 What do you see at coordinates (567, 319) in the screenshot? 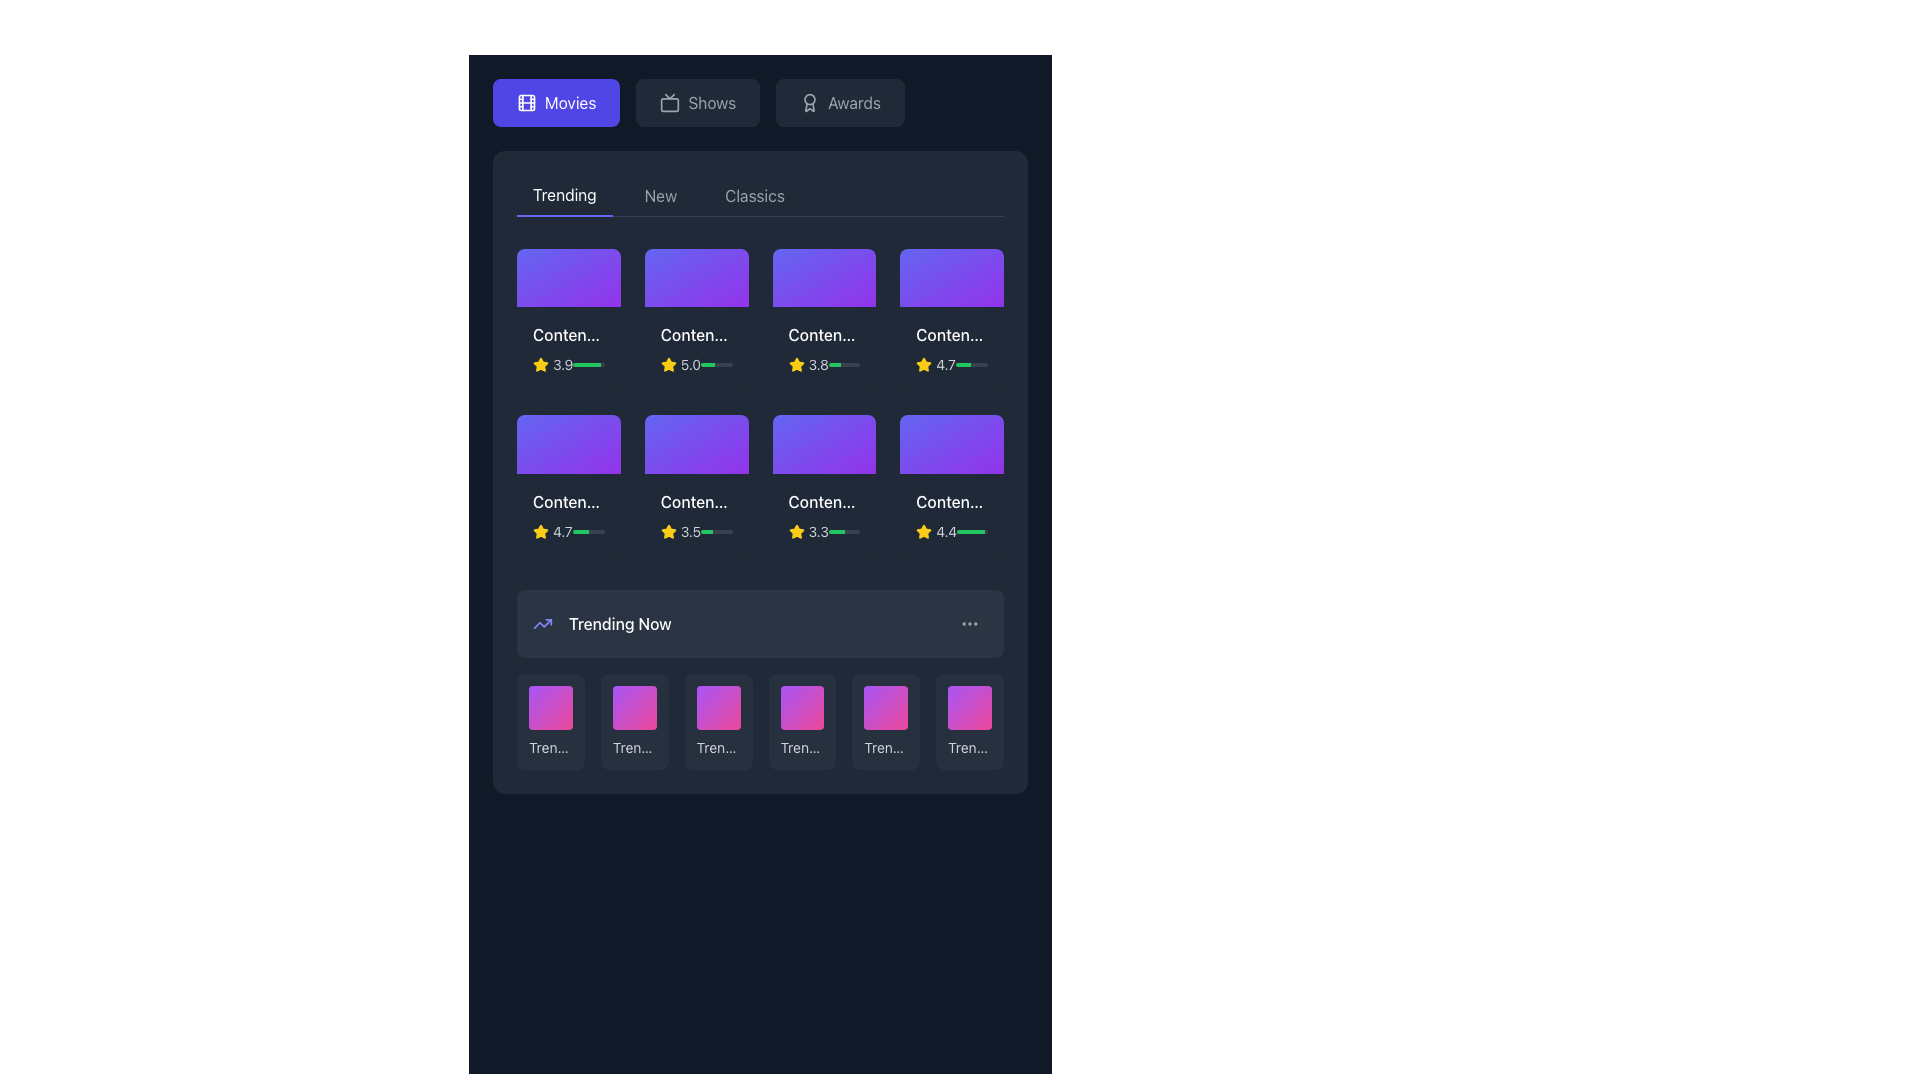
I see `the first card with a gradient purple background and a rating of '3.9' located under the 'Trending' tab in a multi-tab interface` at bounding box center [567, 319].